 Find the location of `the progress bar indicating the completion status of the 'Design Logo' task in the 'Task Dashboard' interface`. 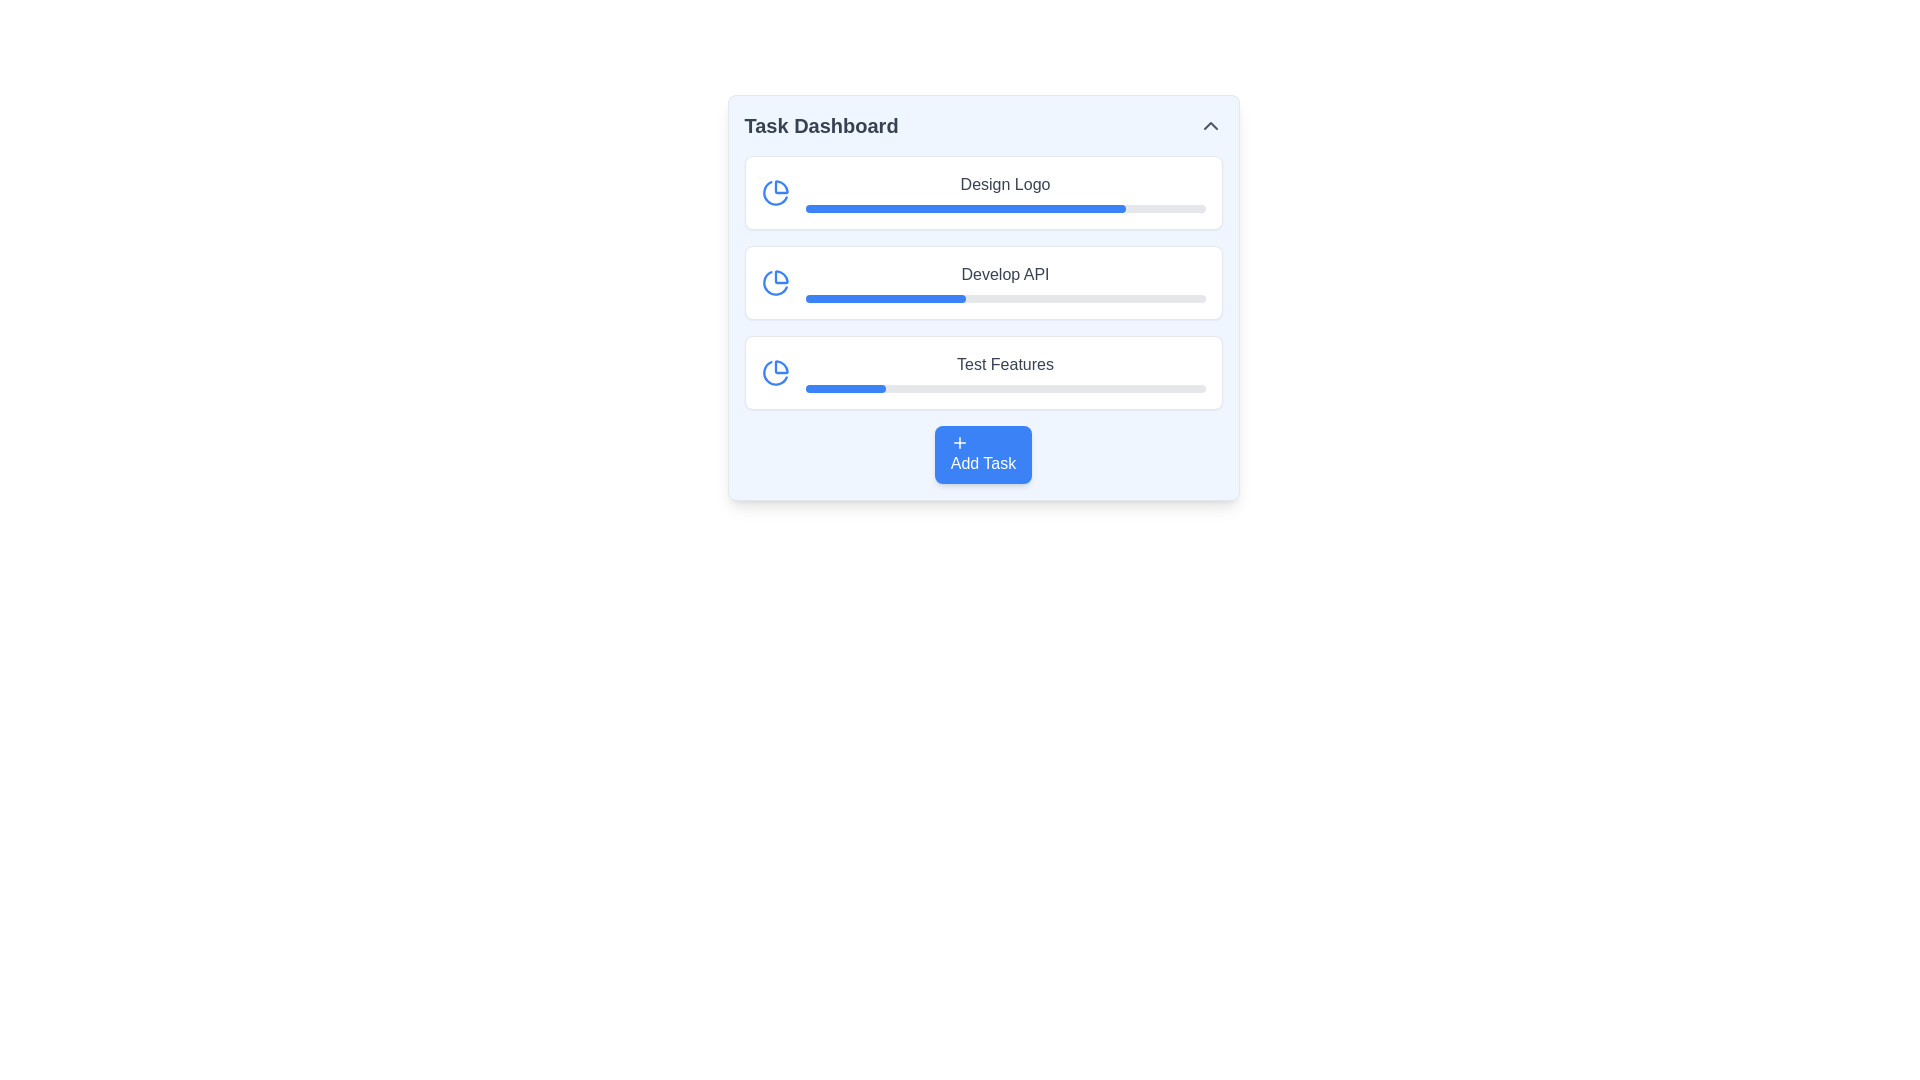

the progress bar indicating the completion status of the 'Design Logo' task in the 'Task Dashboard' interface is located at coordinates (965, 208).